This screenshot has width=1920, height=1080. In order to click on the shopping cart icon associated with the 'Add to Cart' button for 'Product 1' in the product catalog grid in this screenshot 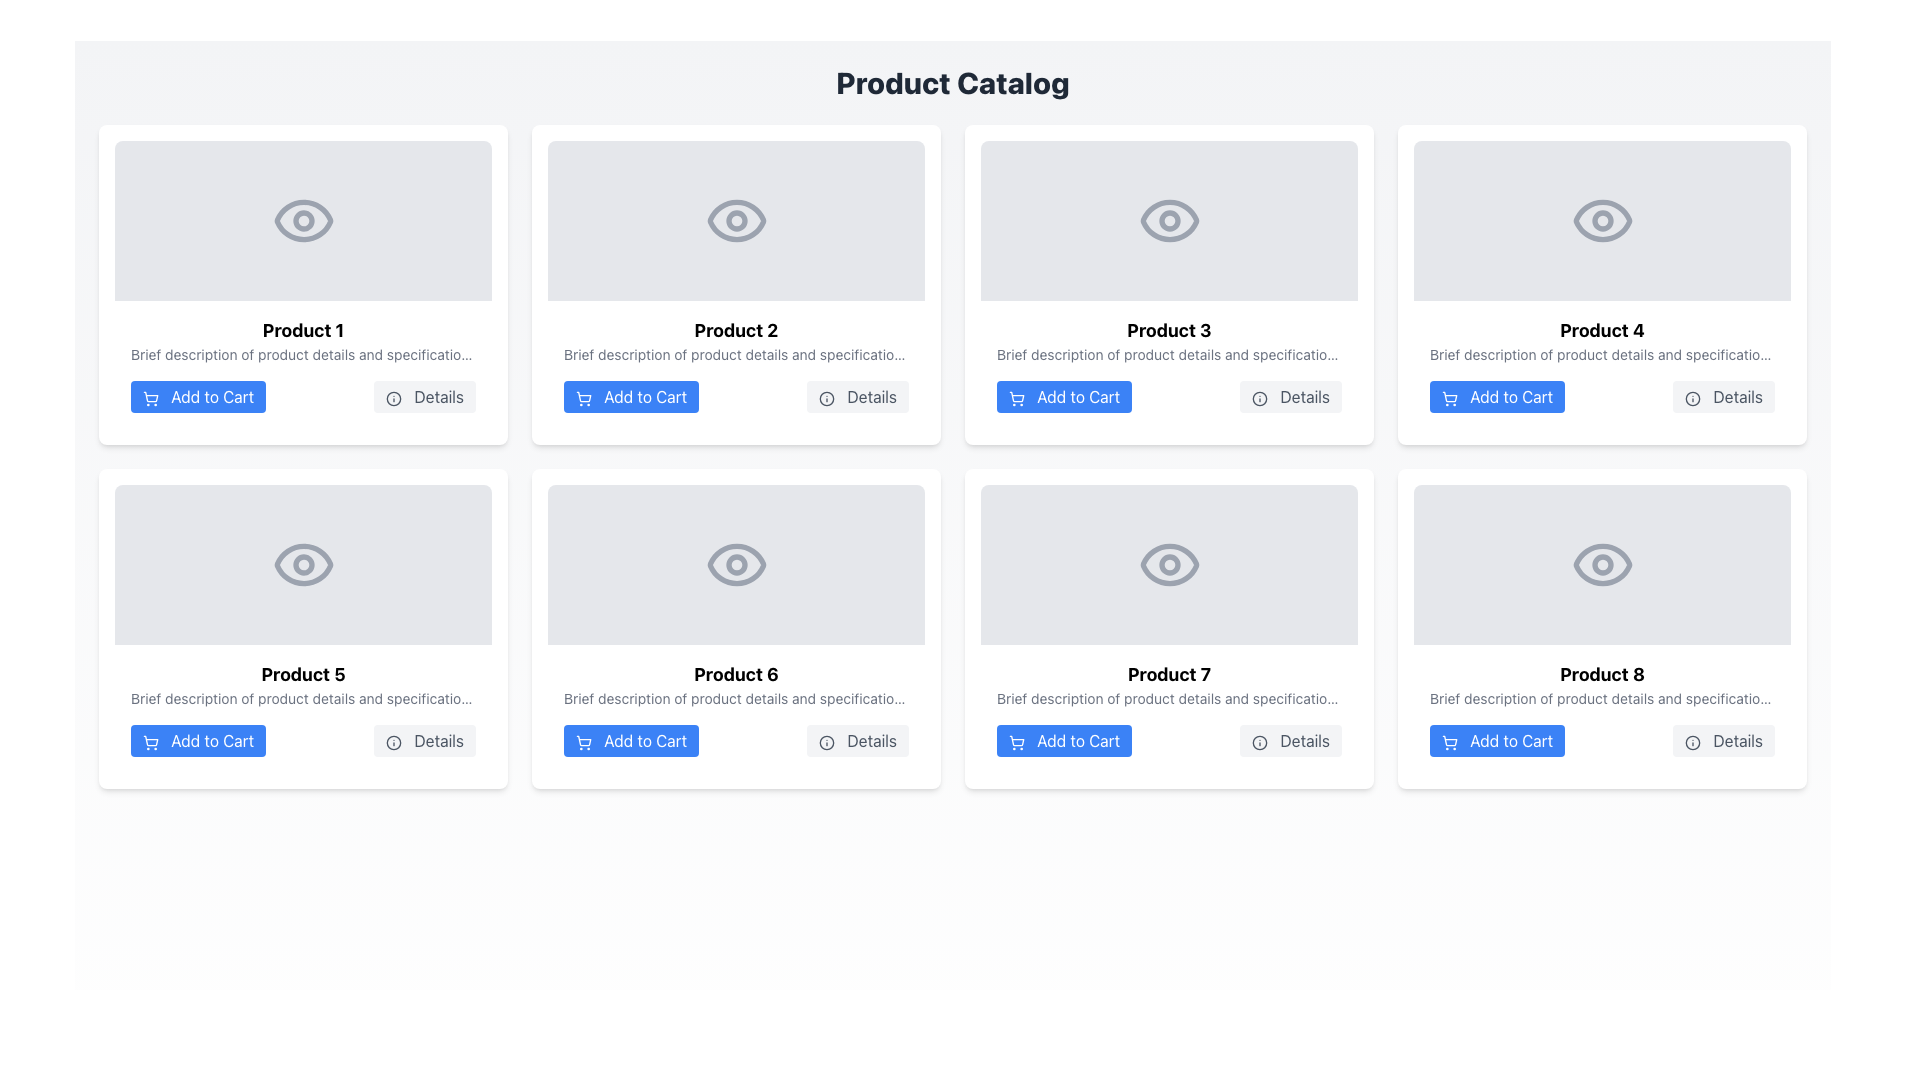, I will do `click(150, 396)`.